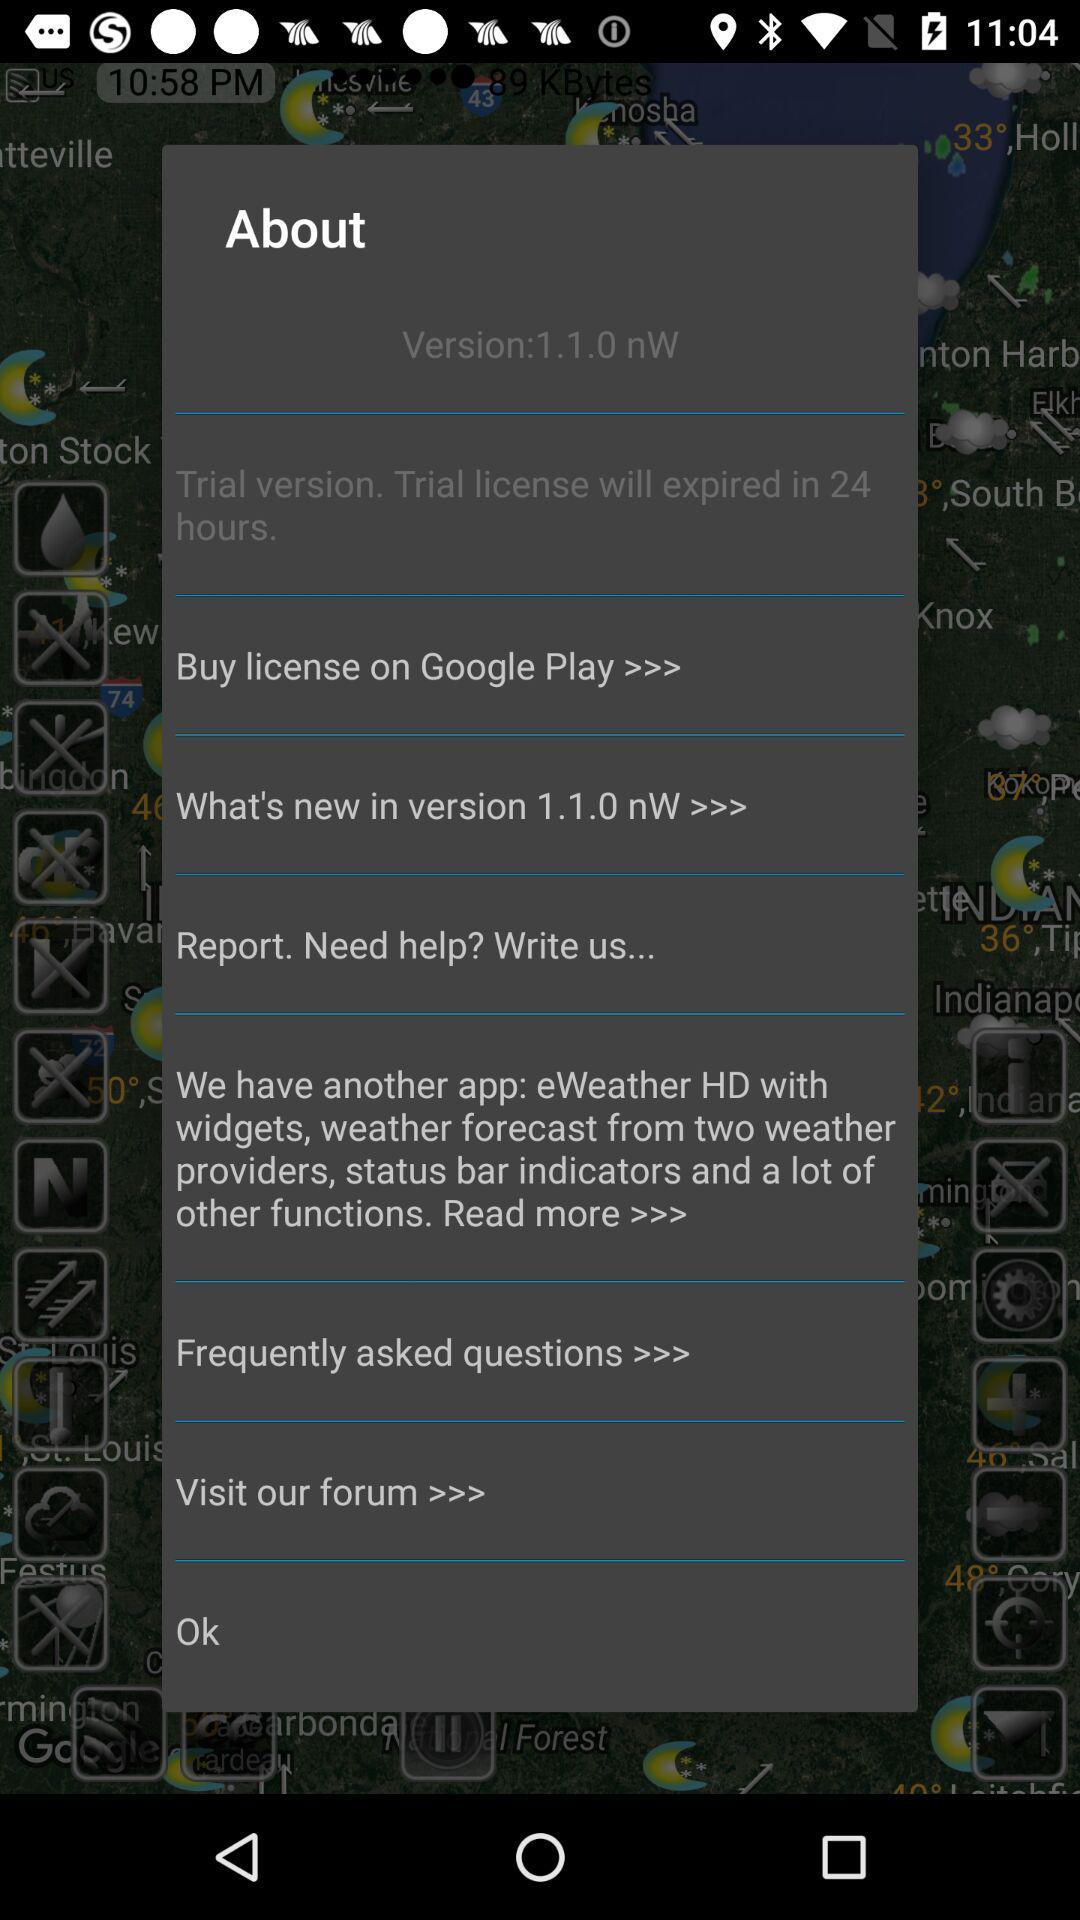  What do you see at coordinates (540, 665) in the screenshot?
I see `buy license on app` at bounding box center [540, 665].